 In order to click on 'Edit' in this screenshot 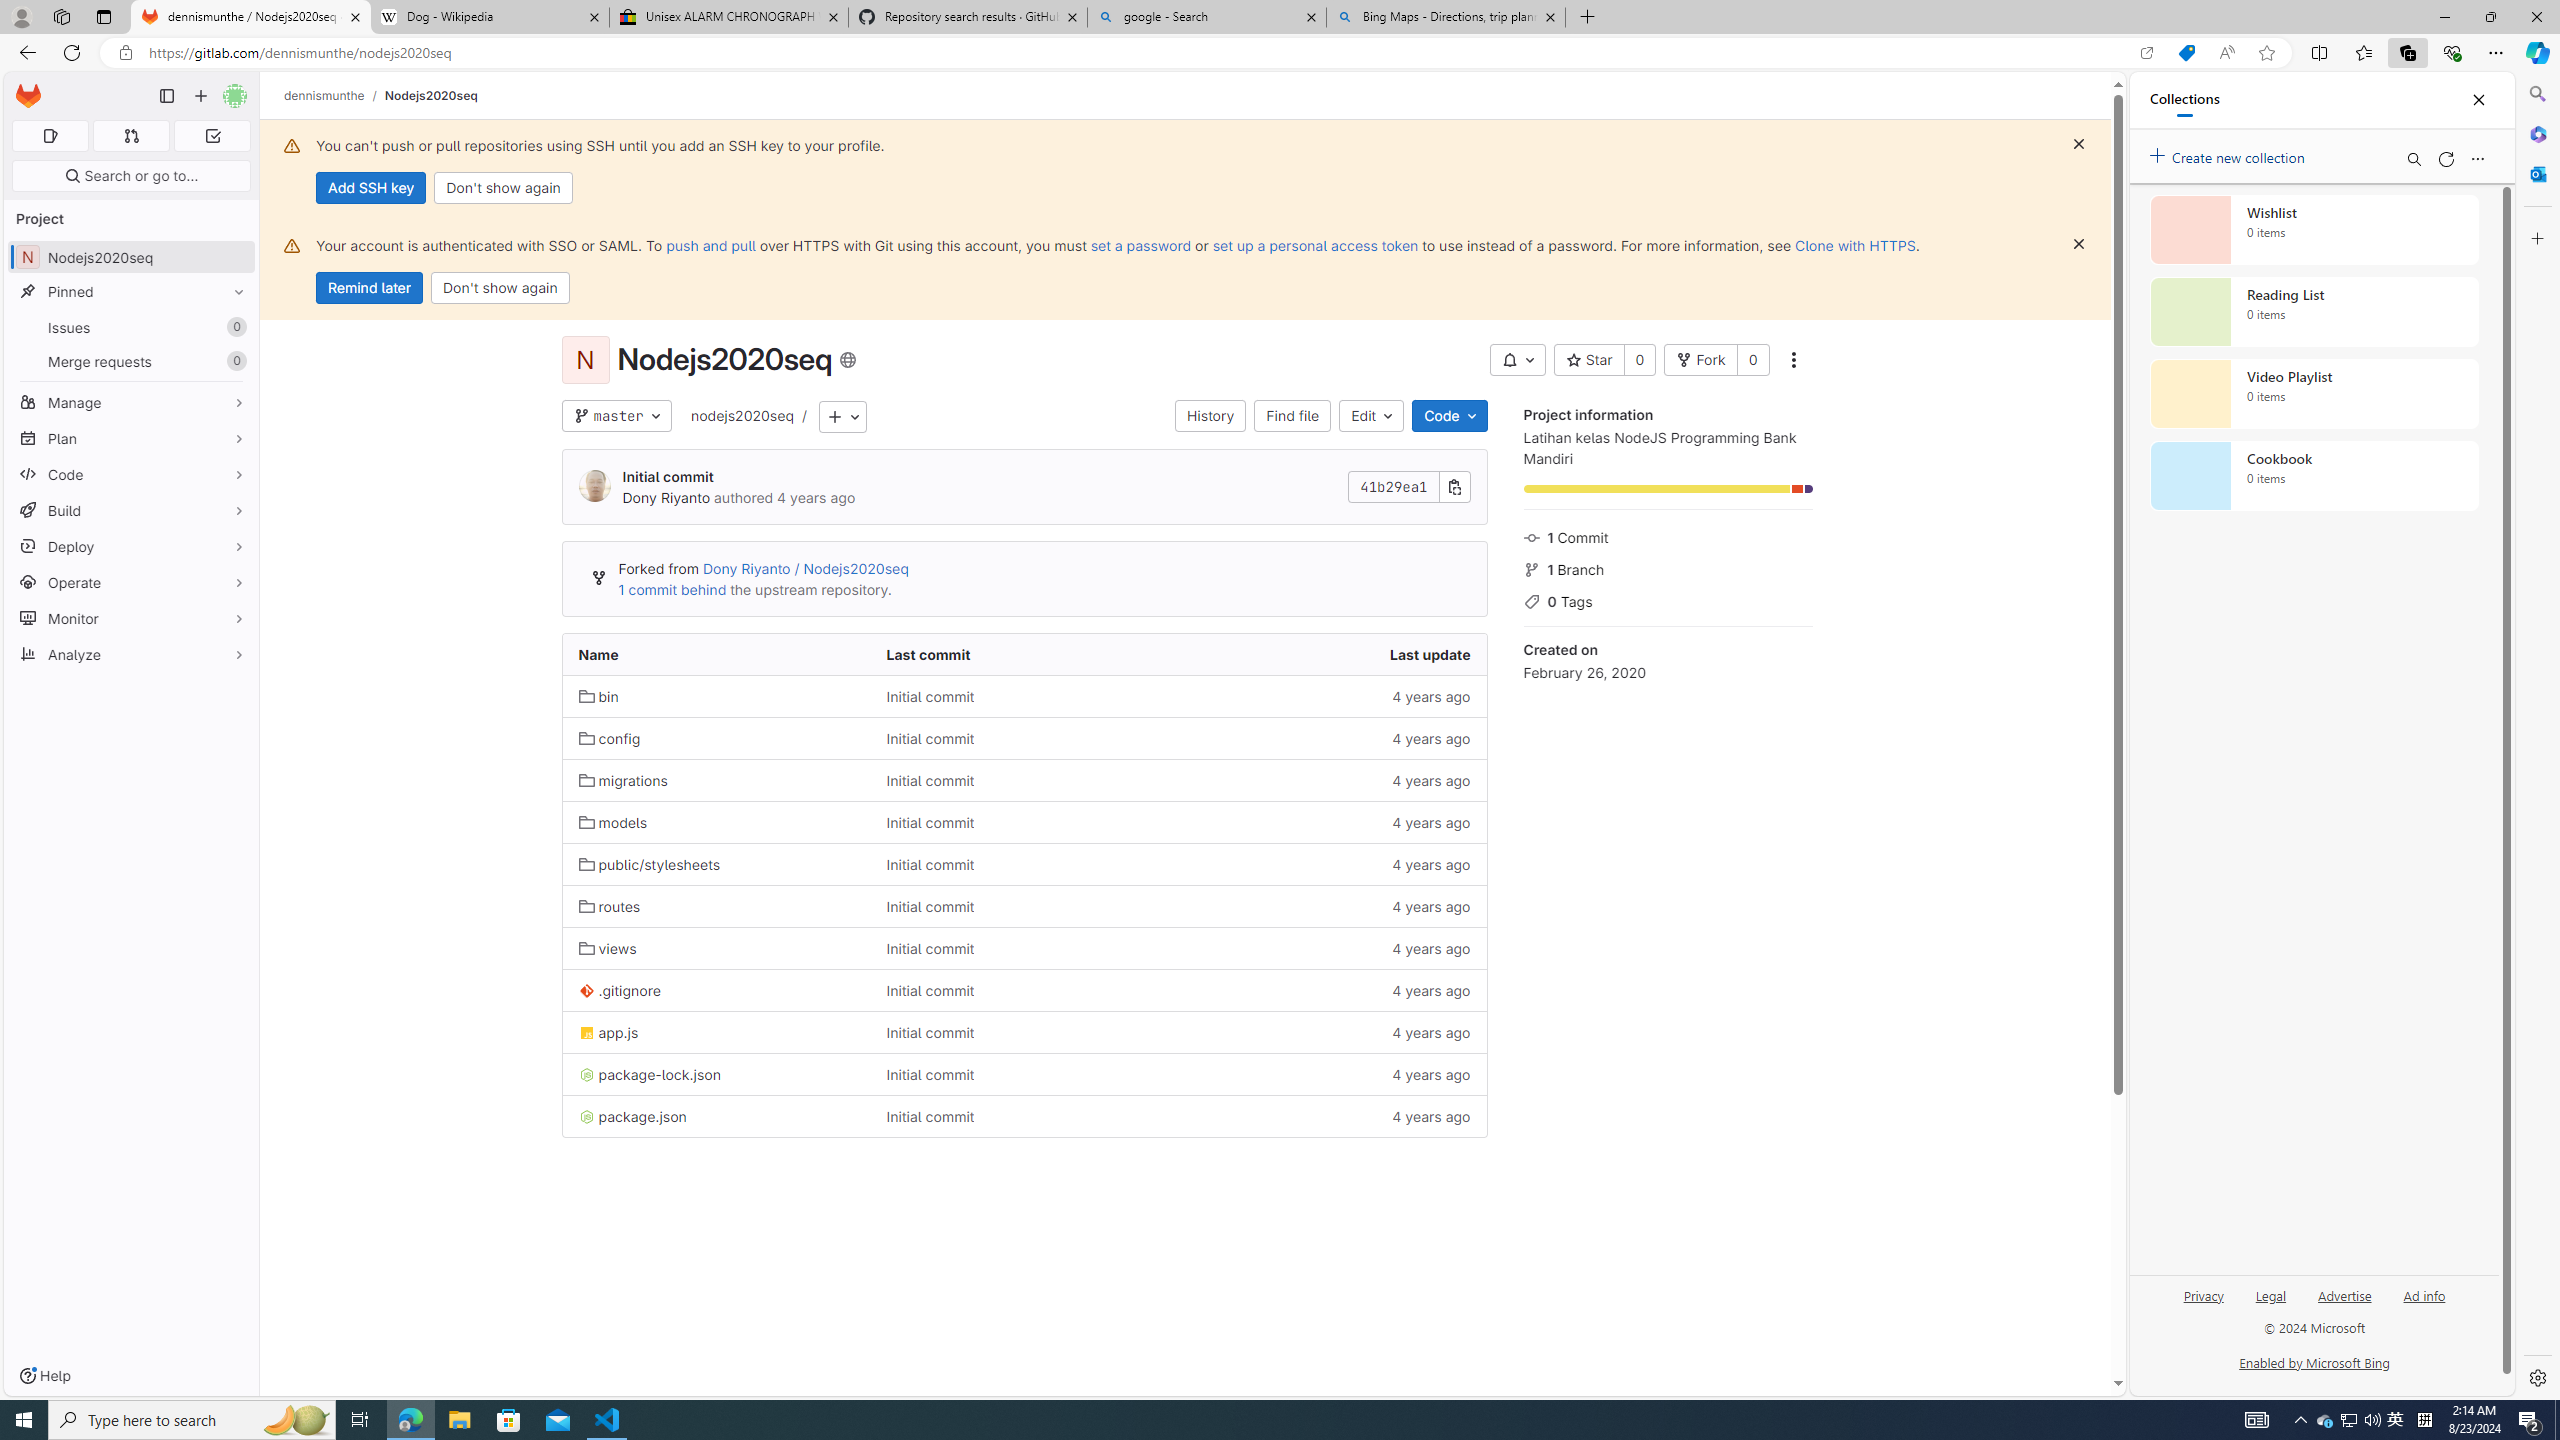, I will do `click(1371, 415)`.